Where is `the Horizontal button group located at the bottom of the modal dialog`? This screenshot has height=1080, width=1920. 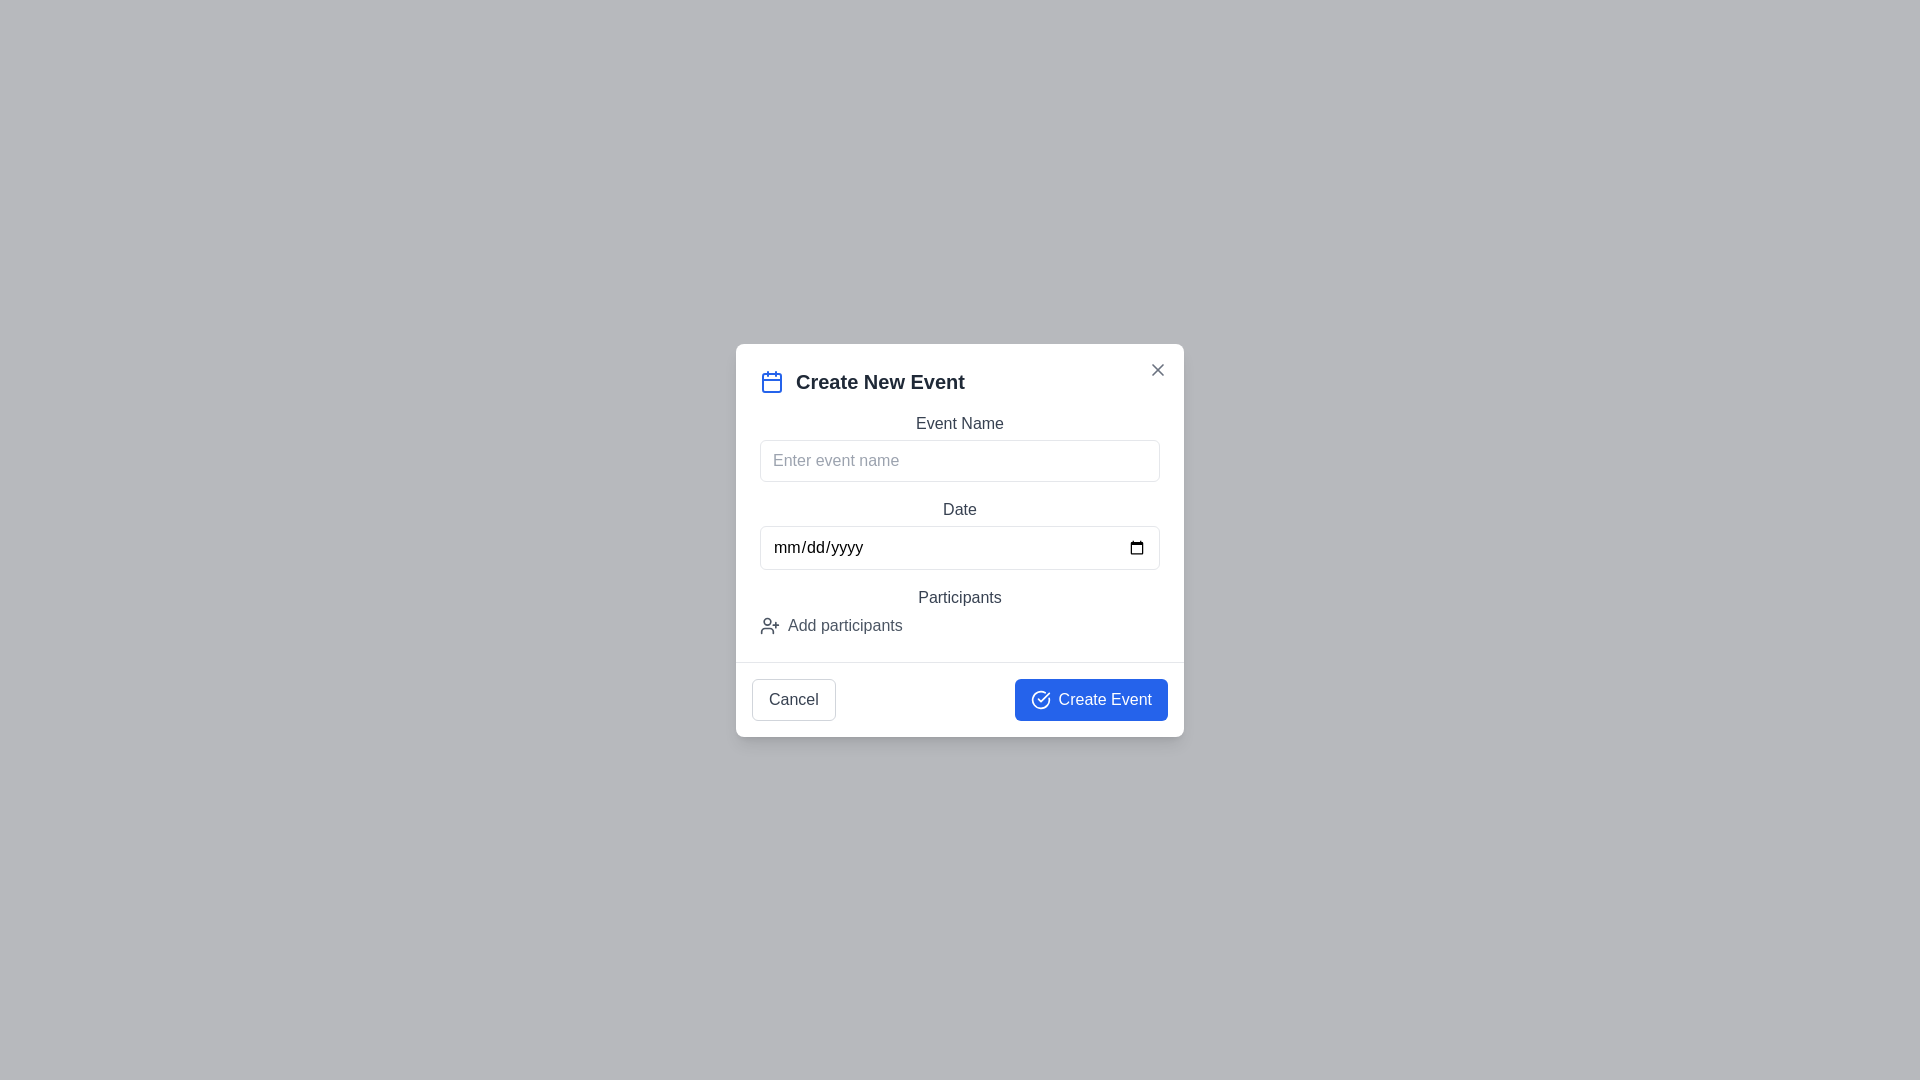 the Horizontal button group located at the bottom of the modal dialog is located at coordinates (960, 697).